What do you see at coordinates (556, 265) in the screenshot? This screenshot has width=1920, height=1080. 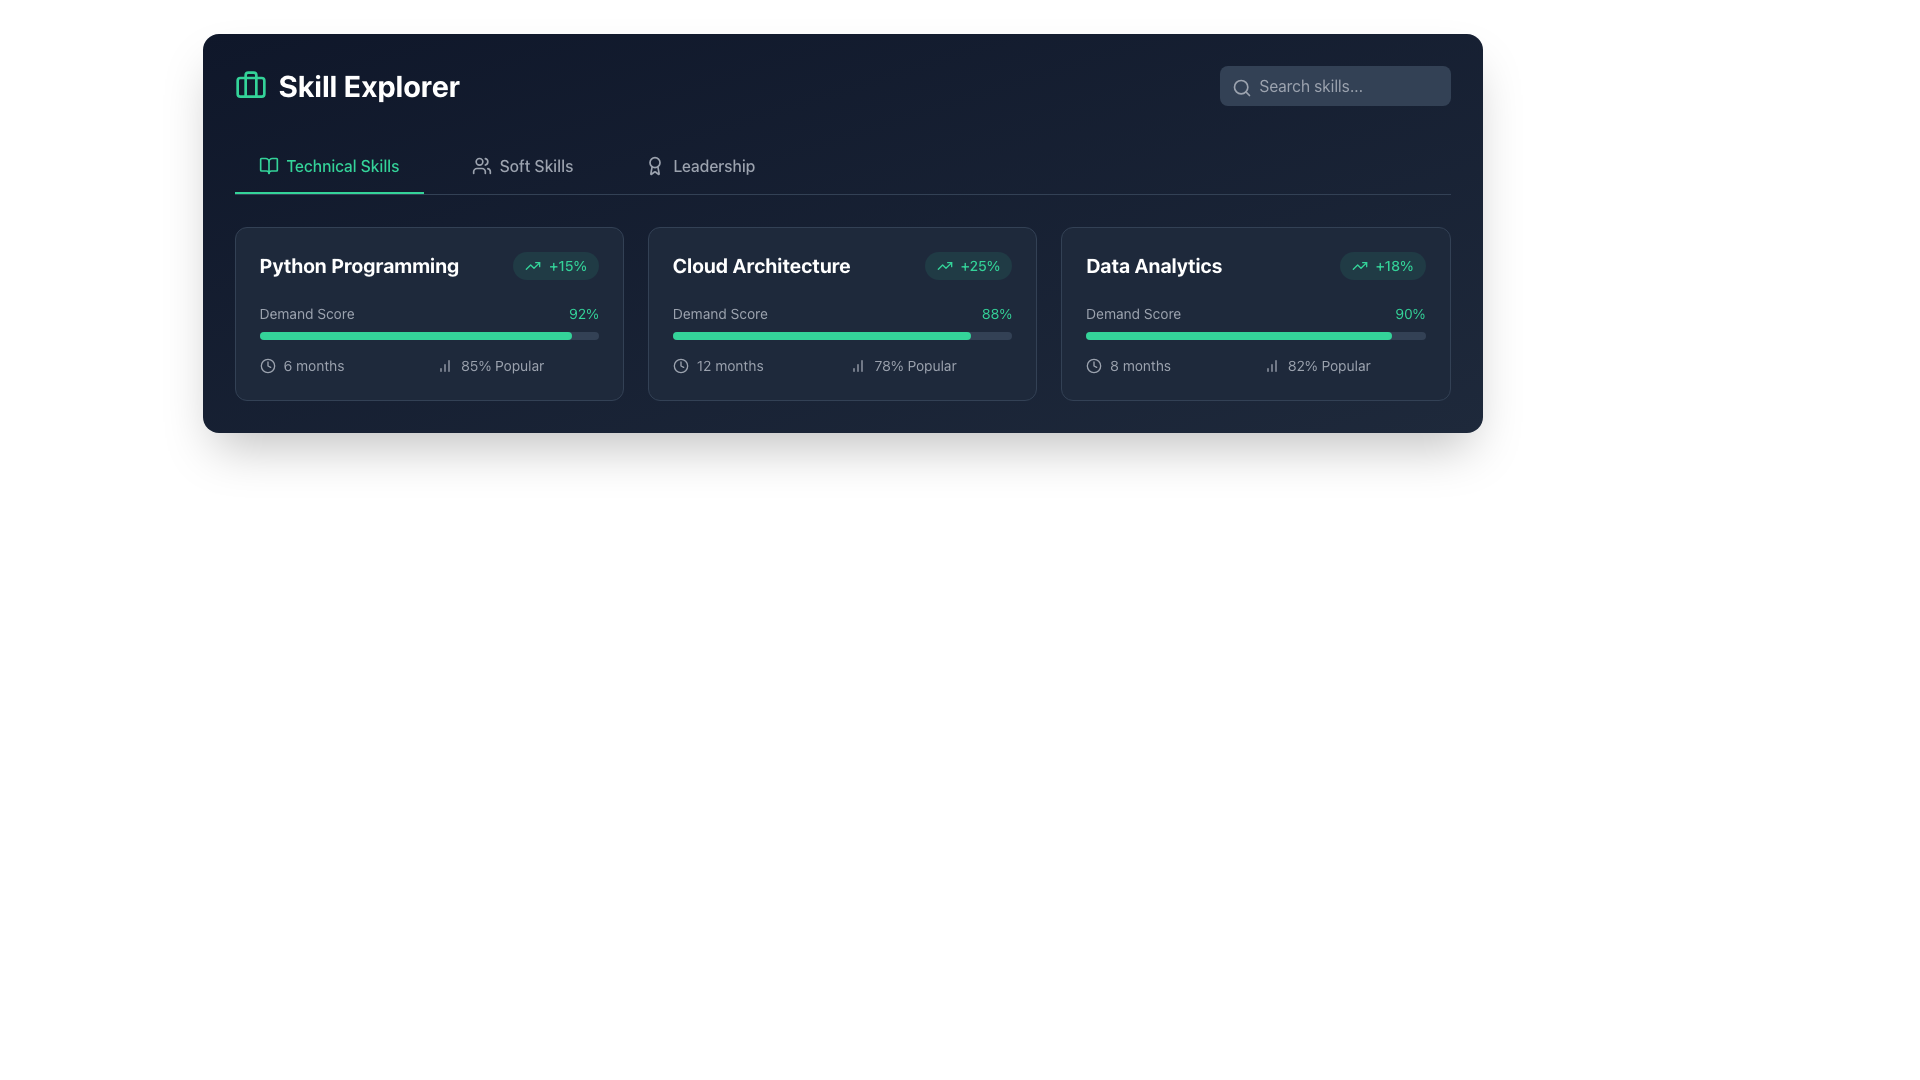 I see `the Informational badge indicating a positive change in the demand for 'Python Programming', located to the right of the title and above the Demand Score in the Skill Explorer interface` at bounding box center [556, 265].